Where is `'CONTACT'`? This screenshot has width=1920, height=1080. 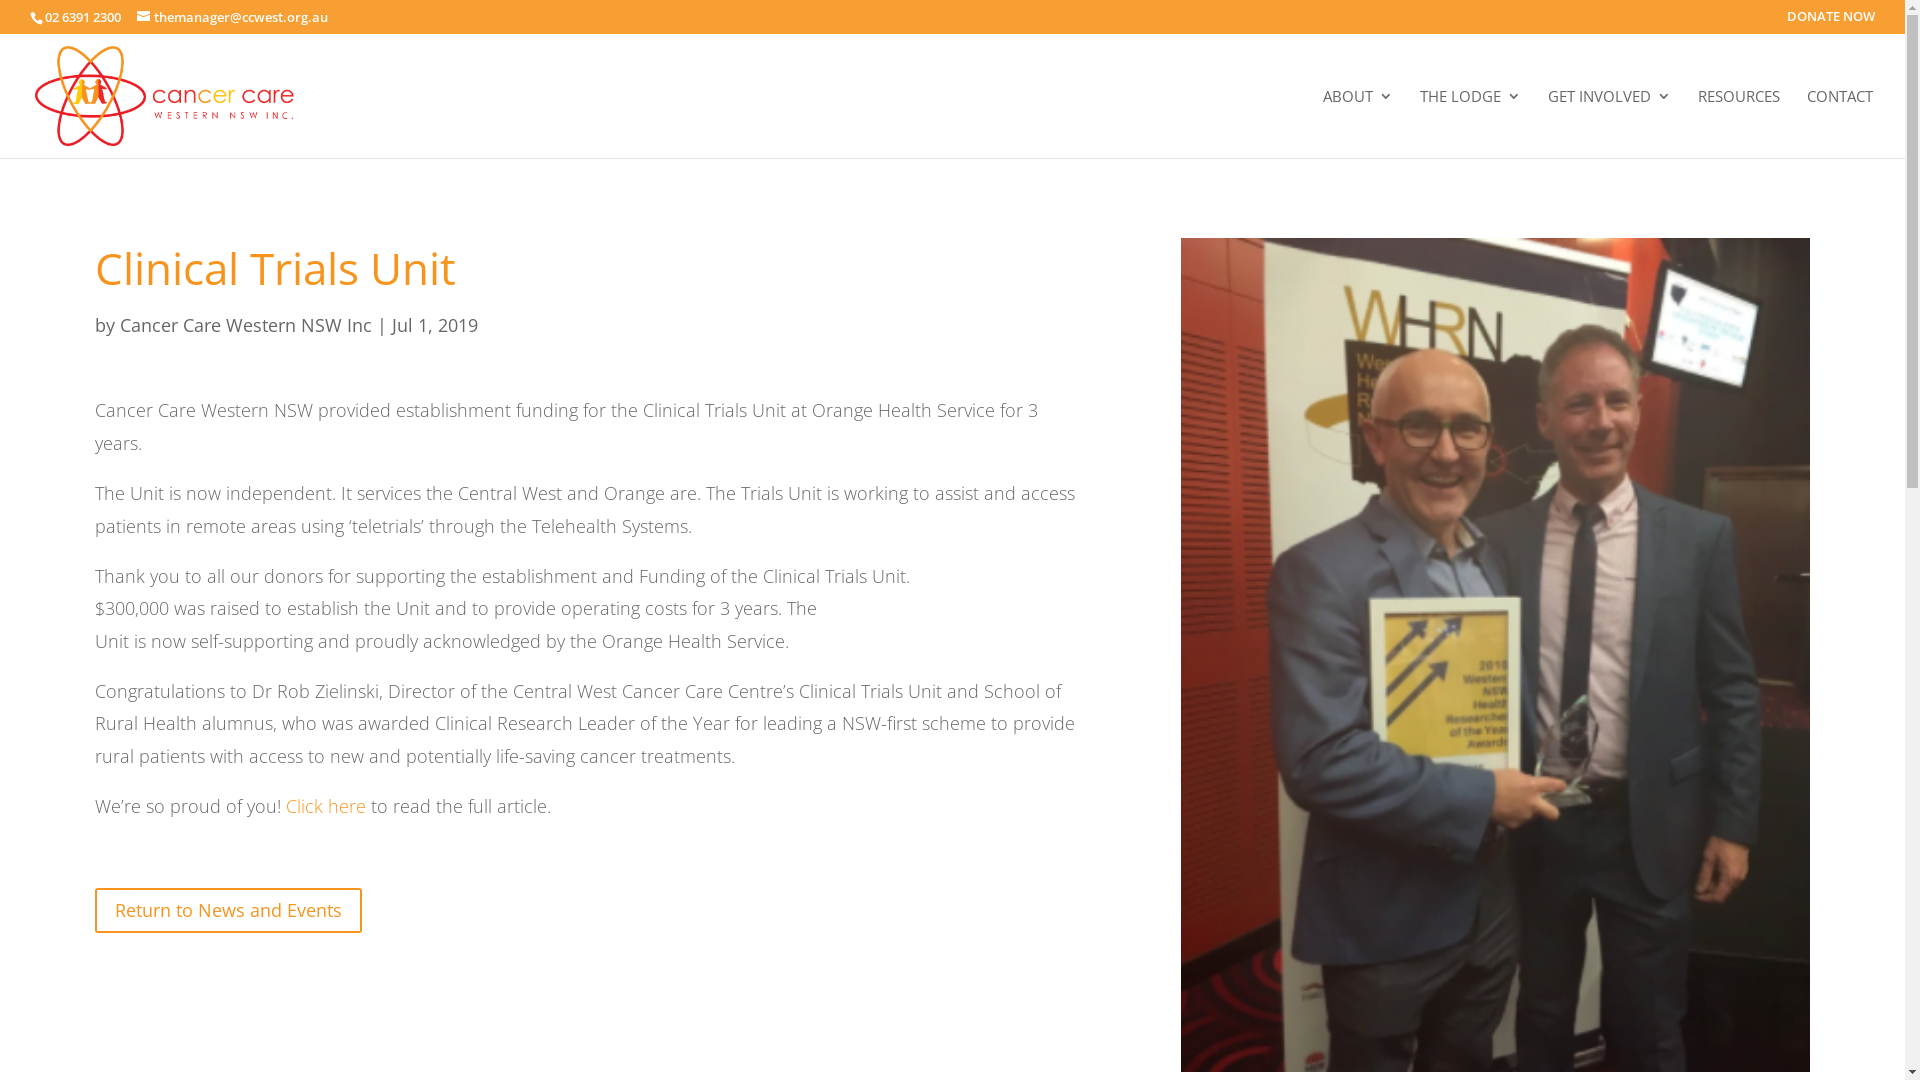
'CONTACT' is located at coordinates (1839, 122).